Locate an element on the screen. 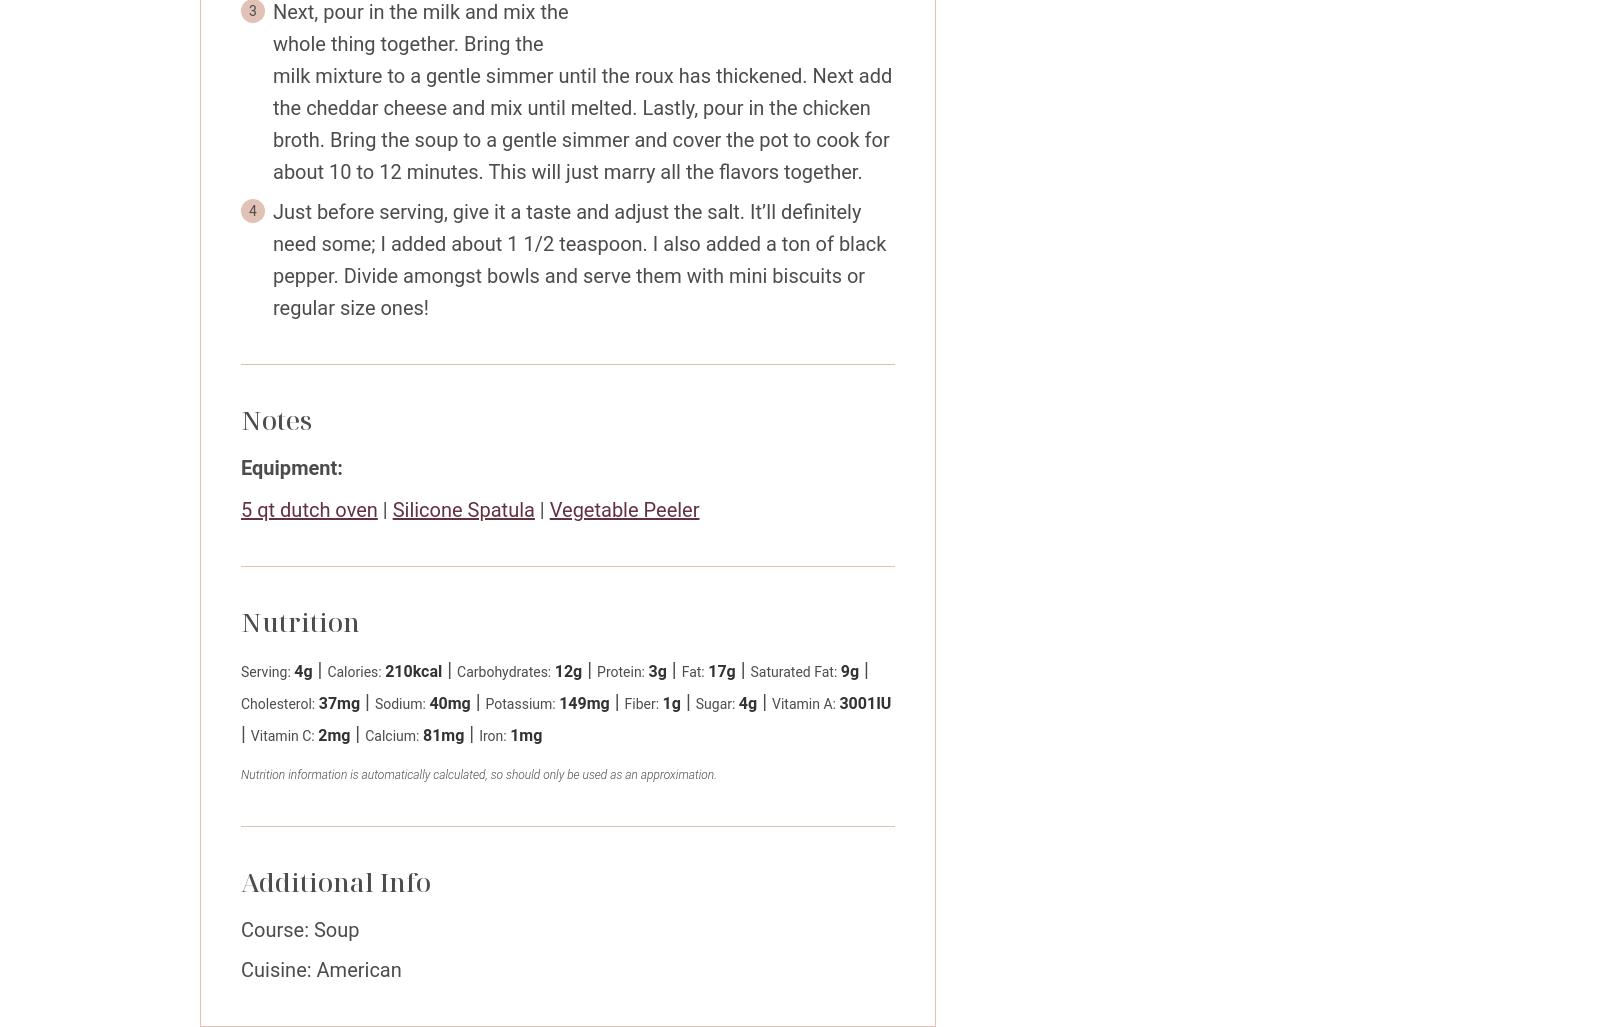  'Nutrition information is automatically calculated, so should only be used as an approximation.' is located at coordinates (478, 773).